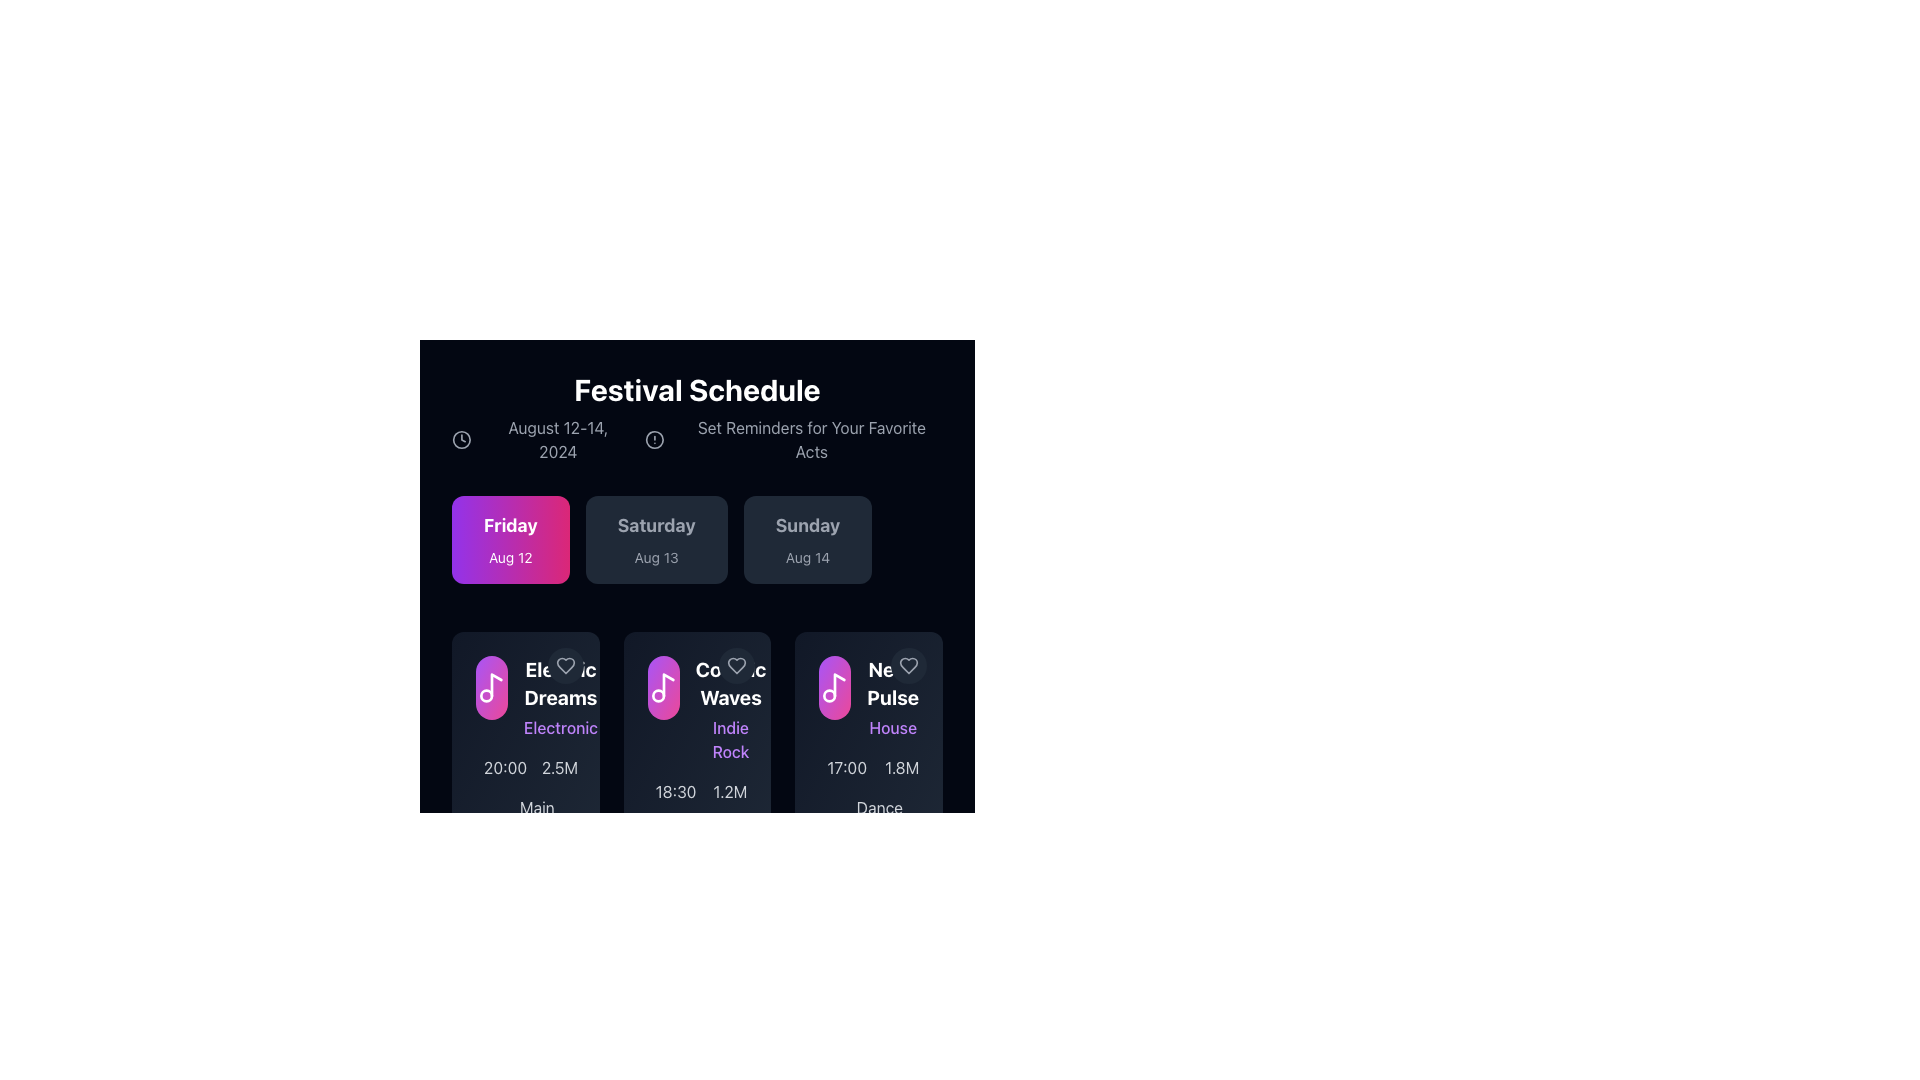  I want to click on the Text label indicating the scheduled time for an event, which is located under the 'Electronic Dreams' card in the schedule display, so click(505, 766).